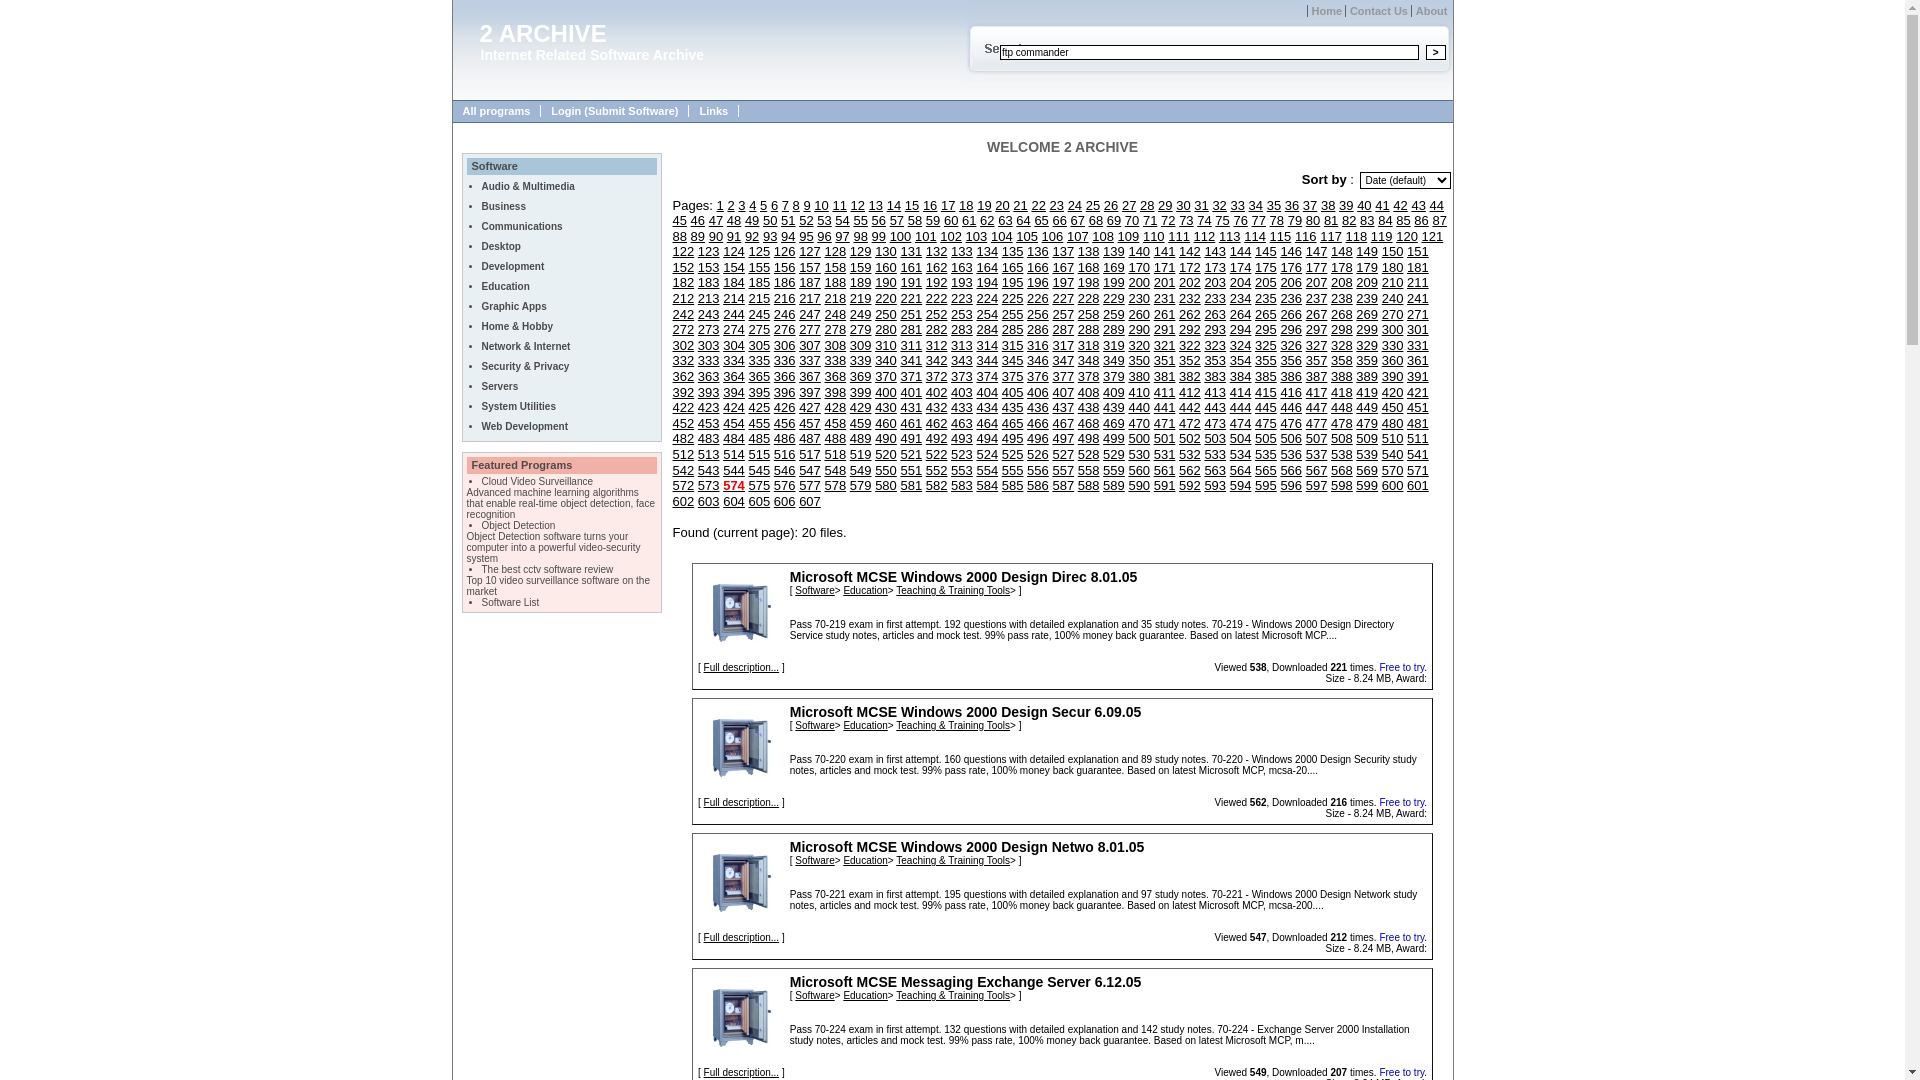 The width and height of the screenshot is (1920, 1080). Describe the element at coordinates (747, 422) in the screenshot. I see `'455'` at that location.